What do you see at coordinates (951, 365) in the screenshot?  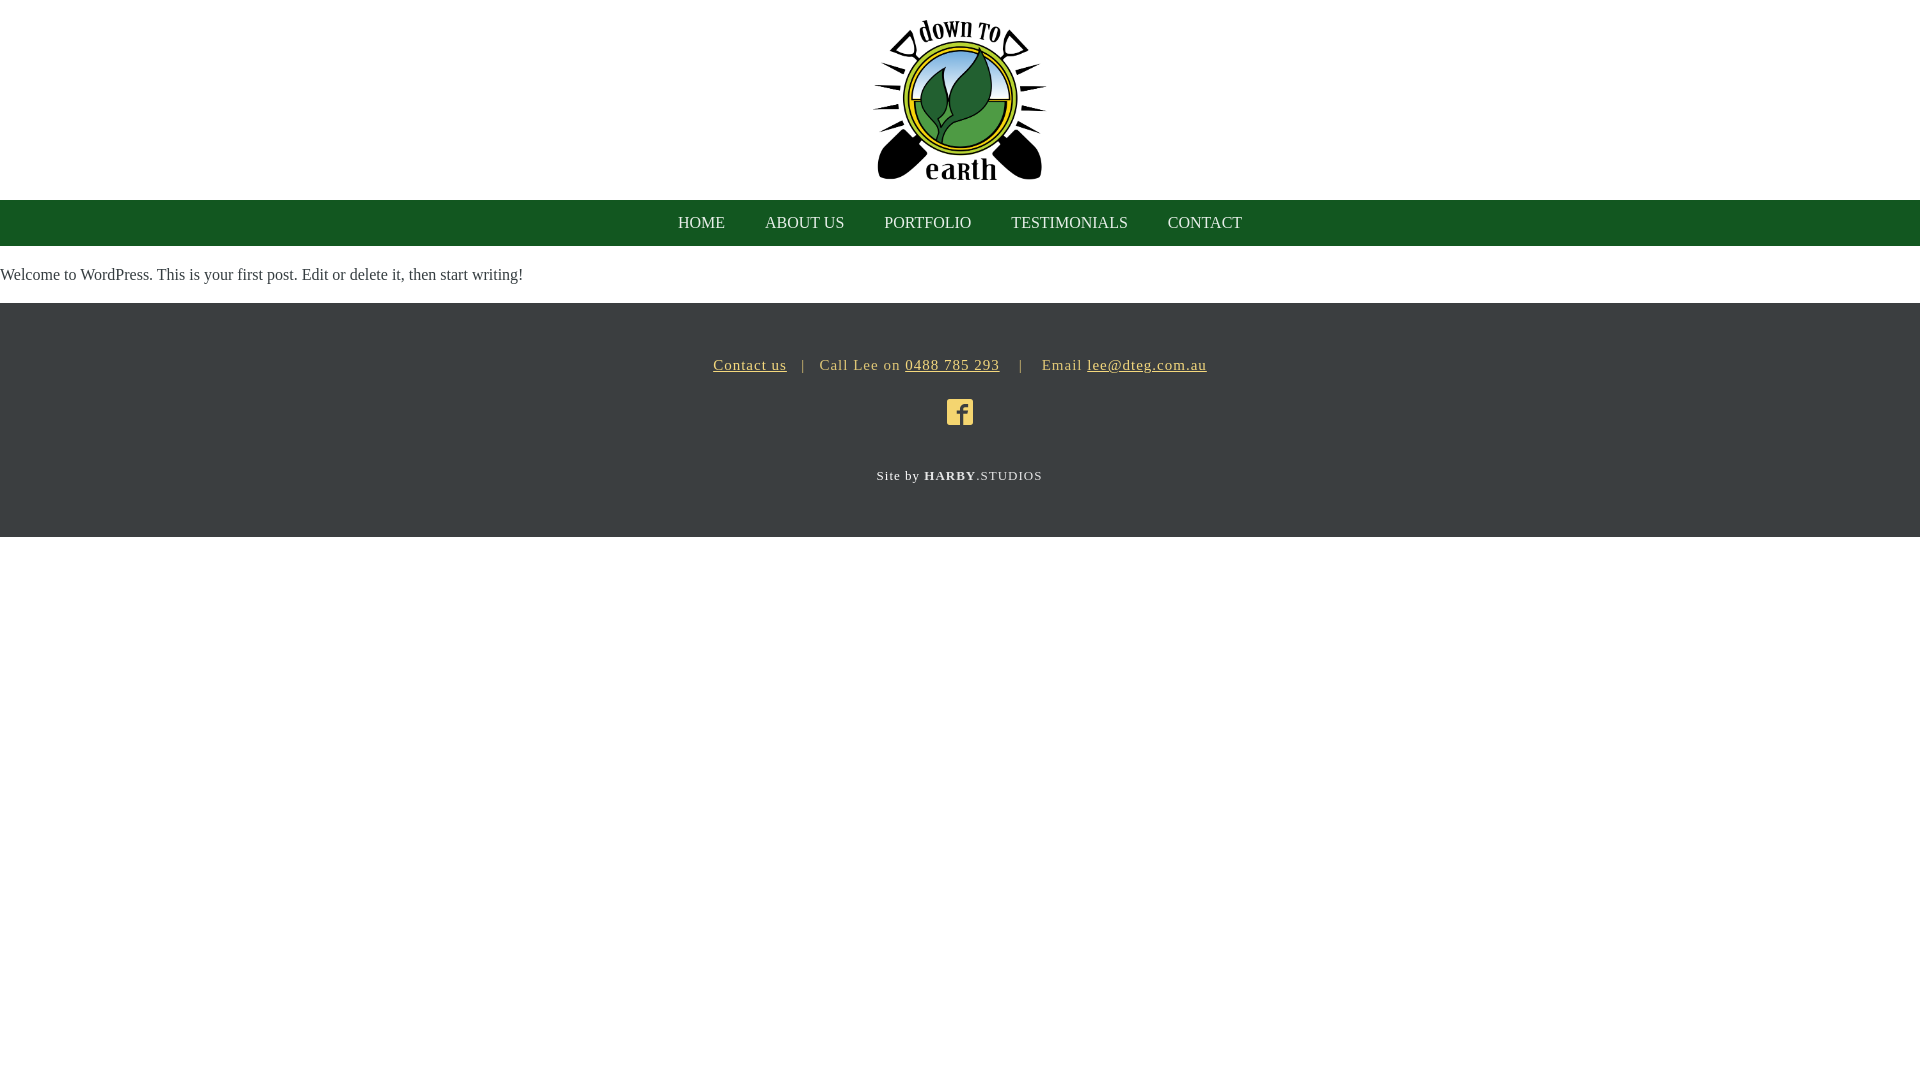 I see `'0488 785 293'` at bounding box center [951, 365].